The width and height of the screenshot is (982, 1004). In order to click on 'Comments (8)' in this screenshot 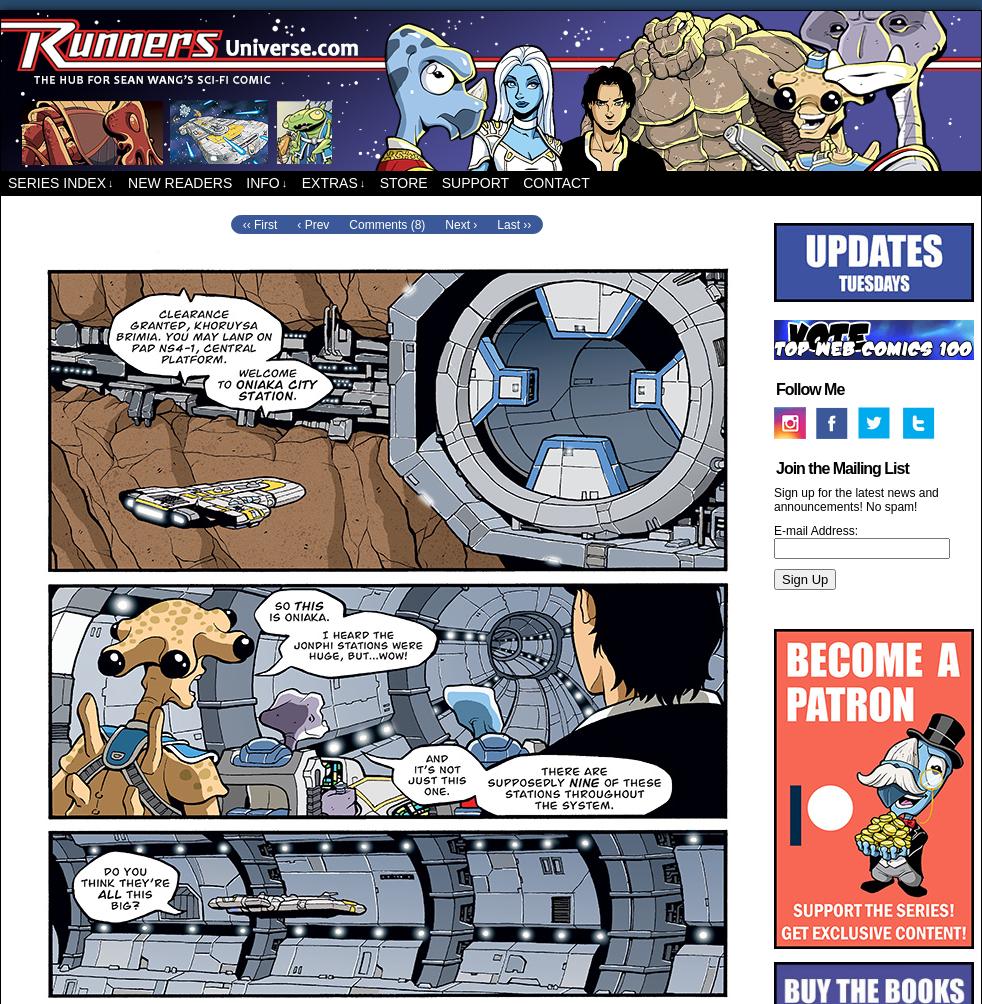, I will do `click(349, 222)`.